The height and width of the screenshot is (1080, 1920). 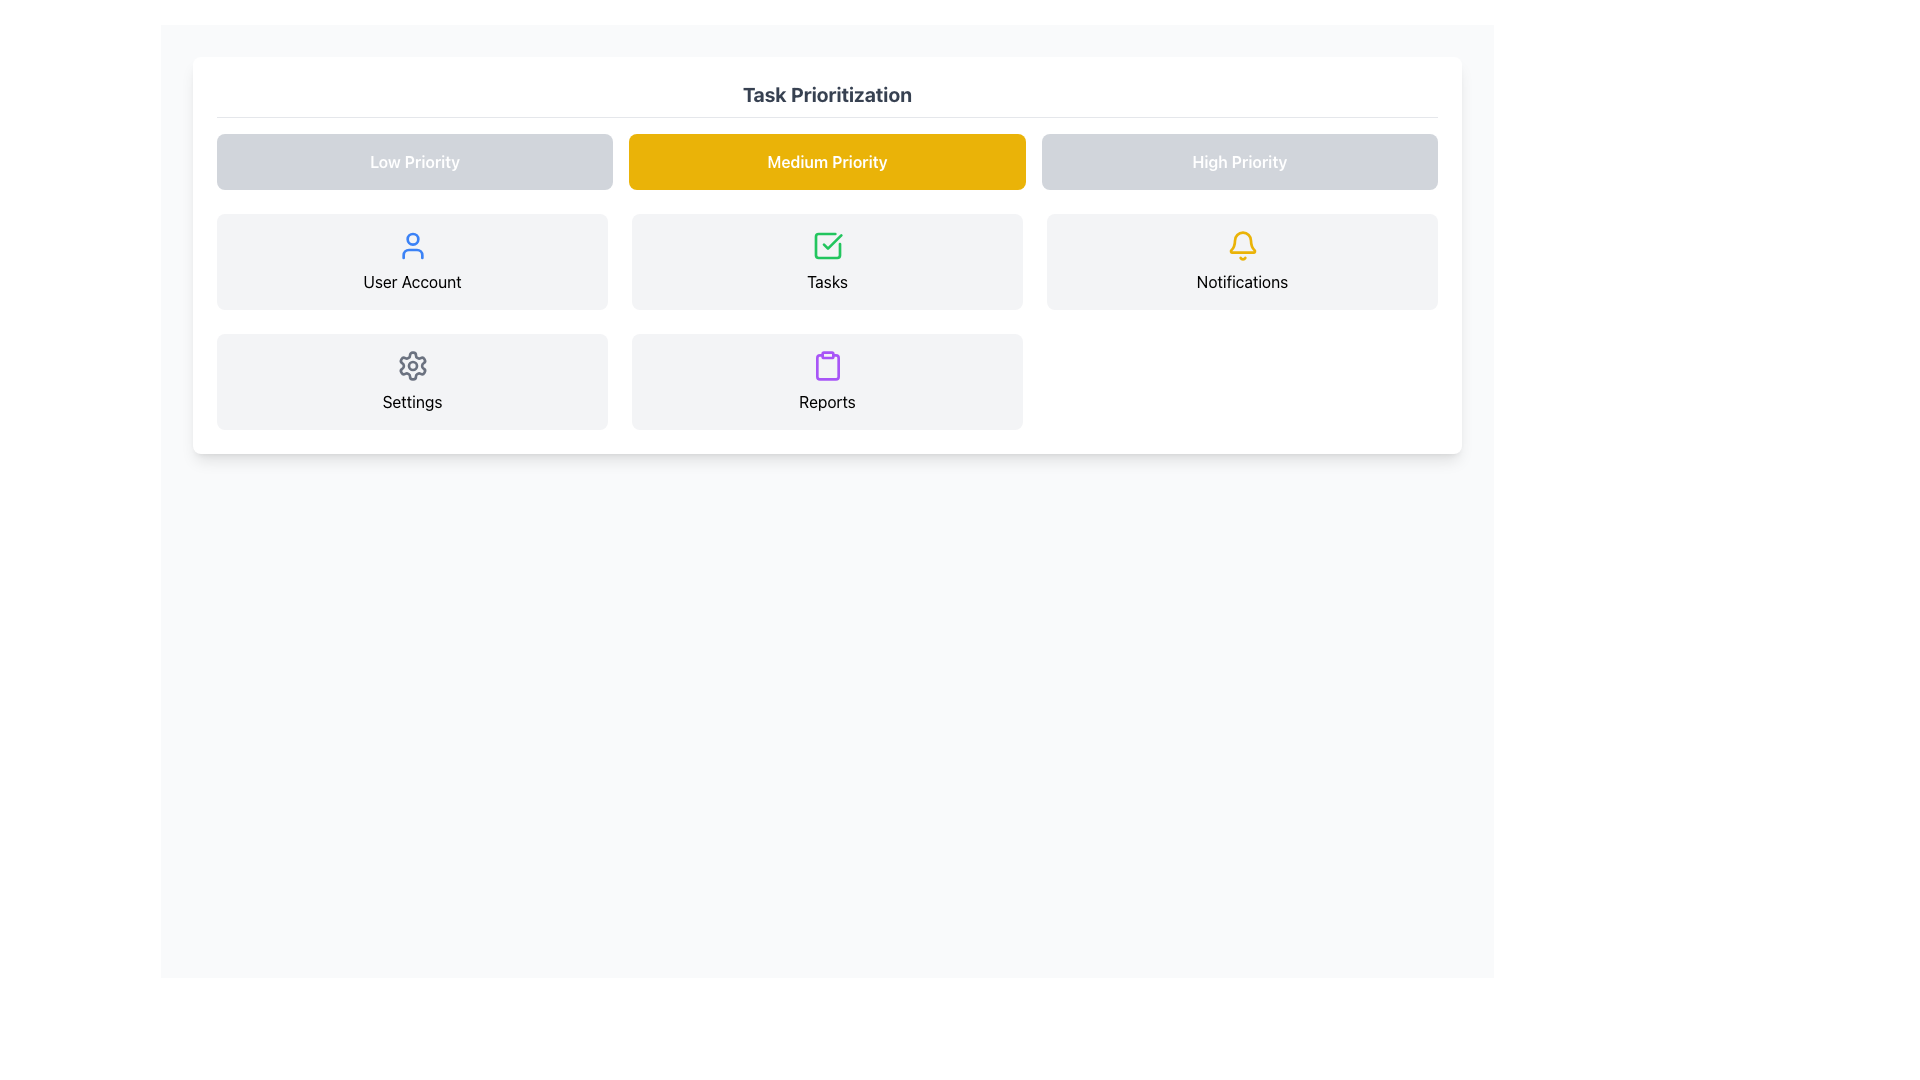 I want to click on the 'Reports' text label in bold black font located in the bottom row, center column of the grid layout, so click(x=827, y=401).